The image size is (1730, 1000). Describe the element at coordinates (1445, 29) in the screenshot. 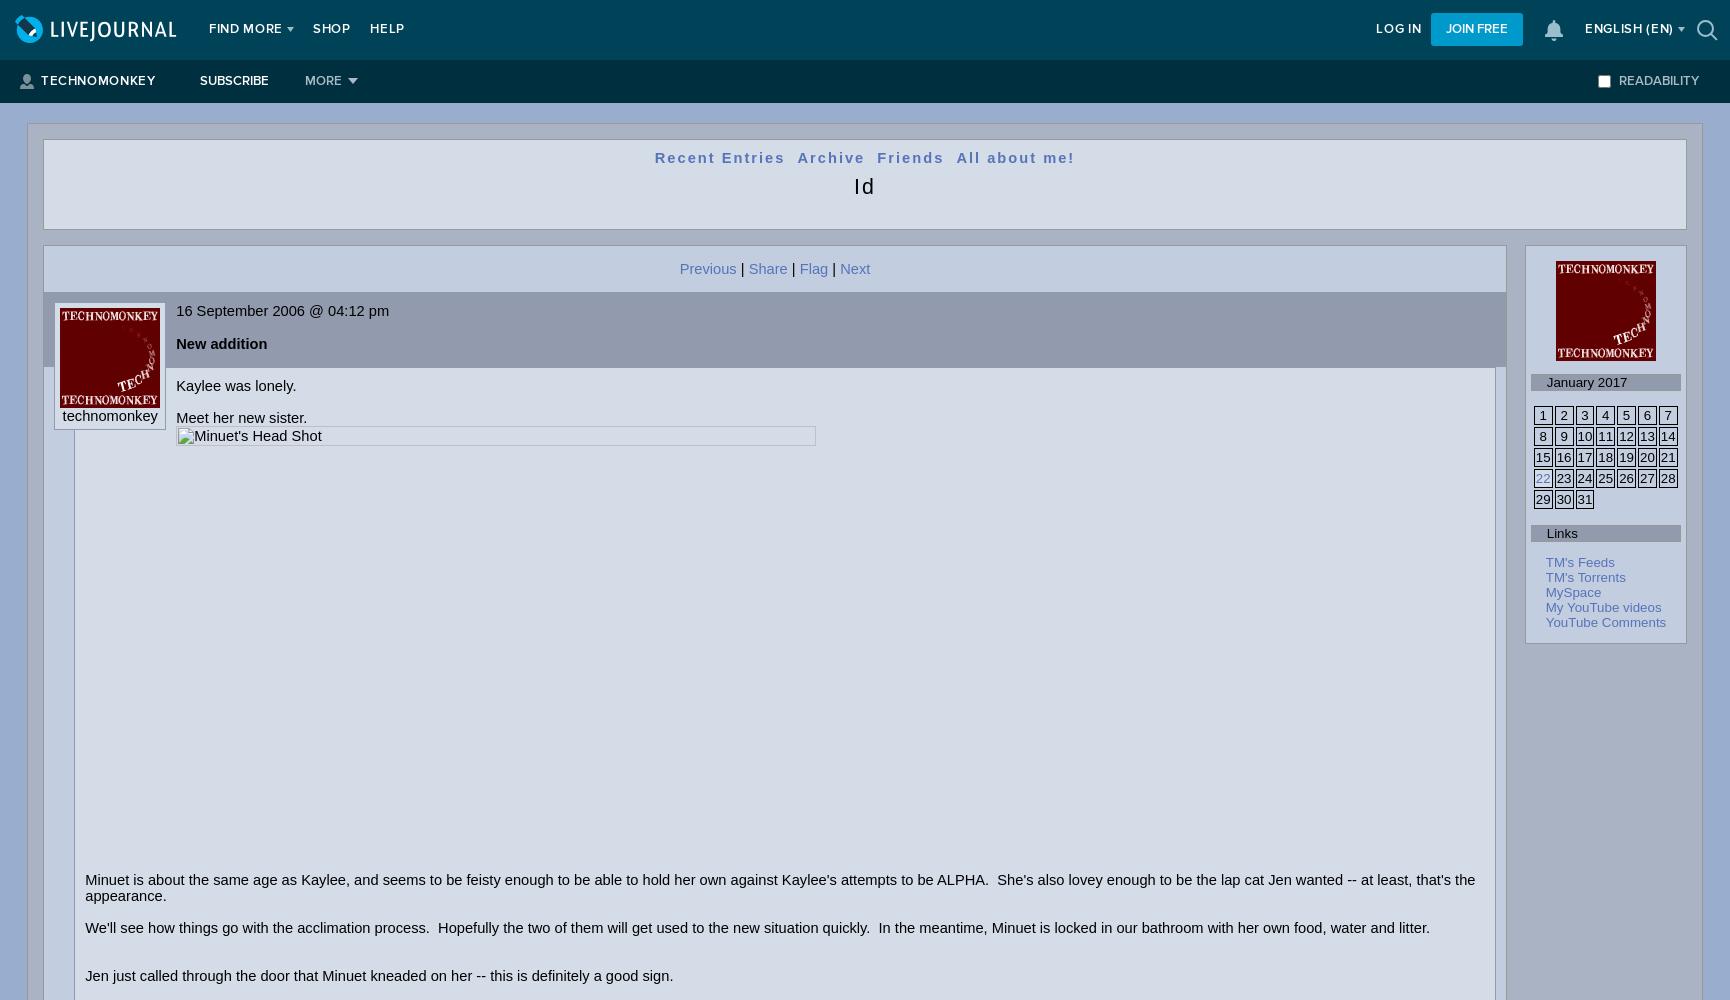

I see `'Join free'` at that location.